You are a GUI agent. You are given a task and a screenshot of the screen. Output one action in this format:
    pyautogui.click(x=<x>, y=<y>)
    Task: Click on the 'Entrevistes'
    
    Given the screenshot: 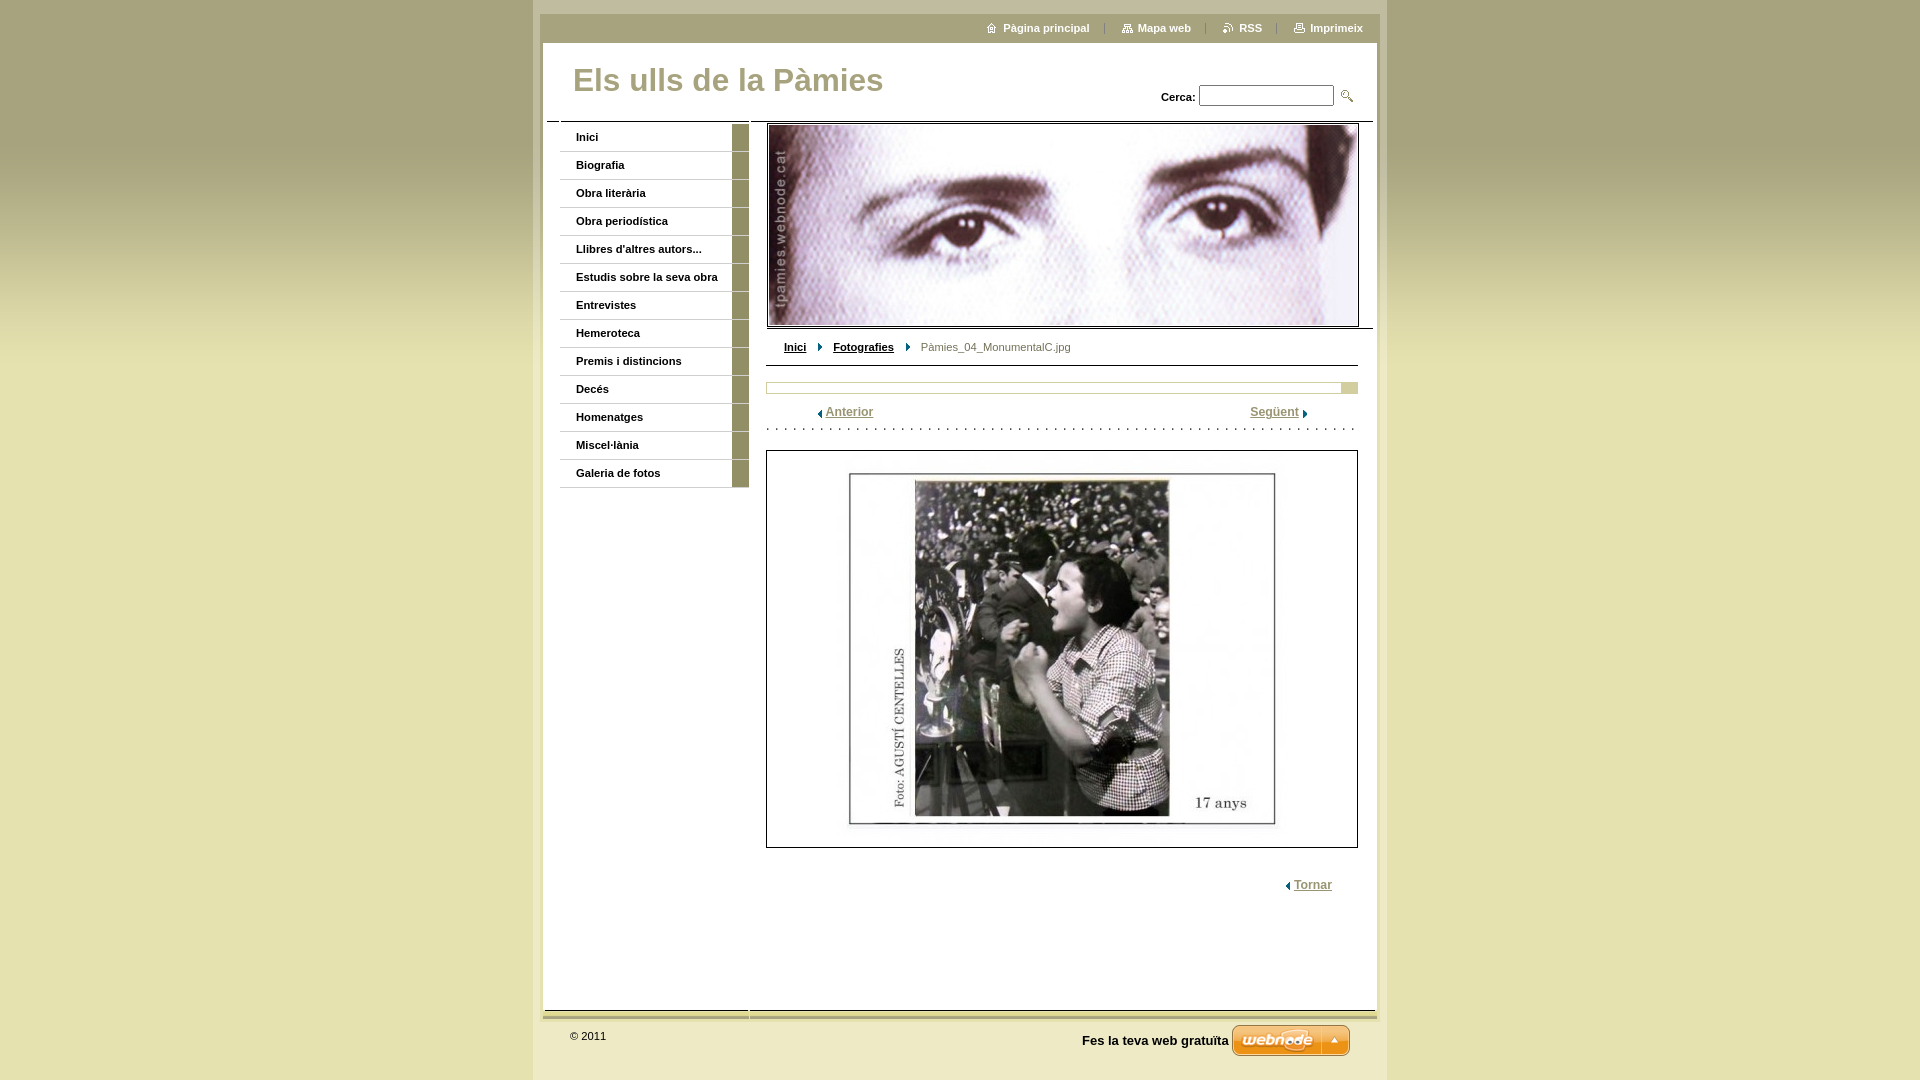 What is the action you would take?
    pyautogui.click(x=646, y=305)
    